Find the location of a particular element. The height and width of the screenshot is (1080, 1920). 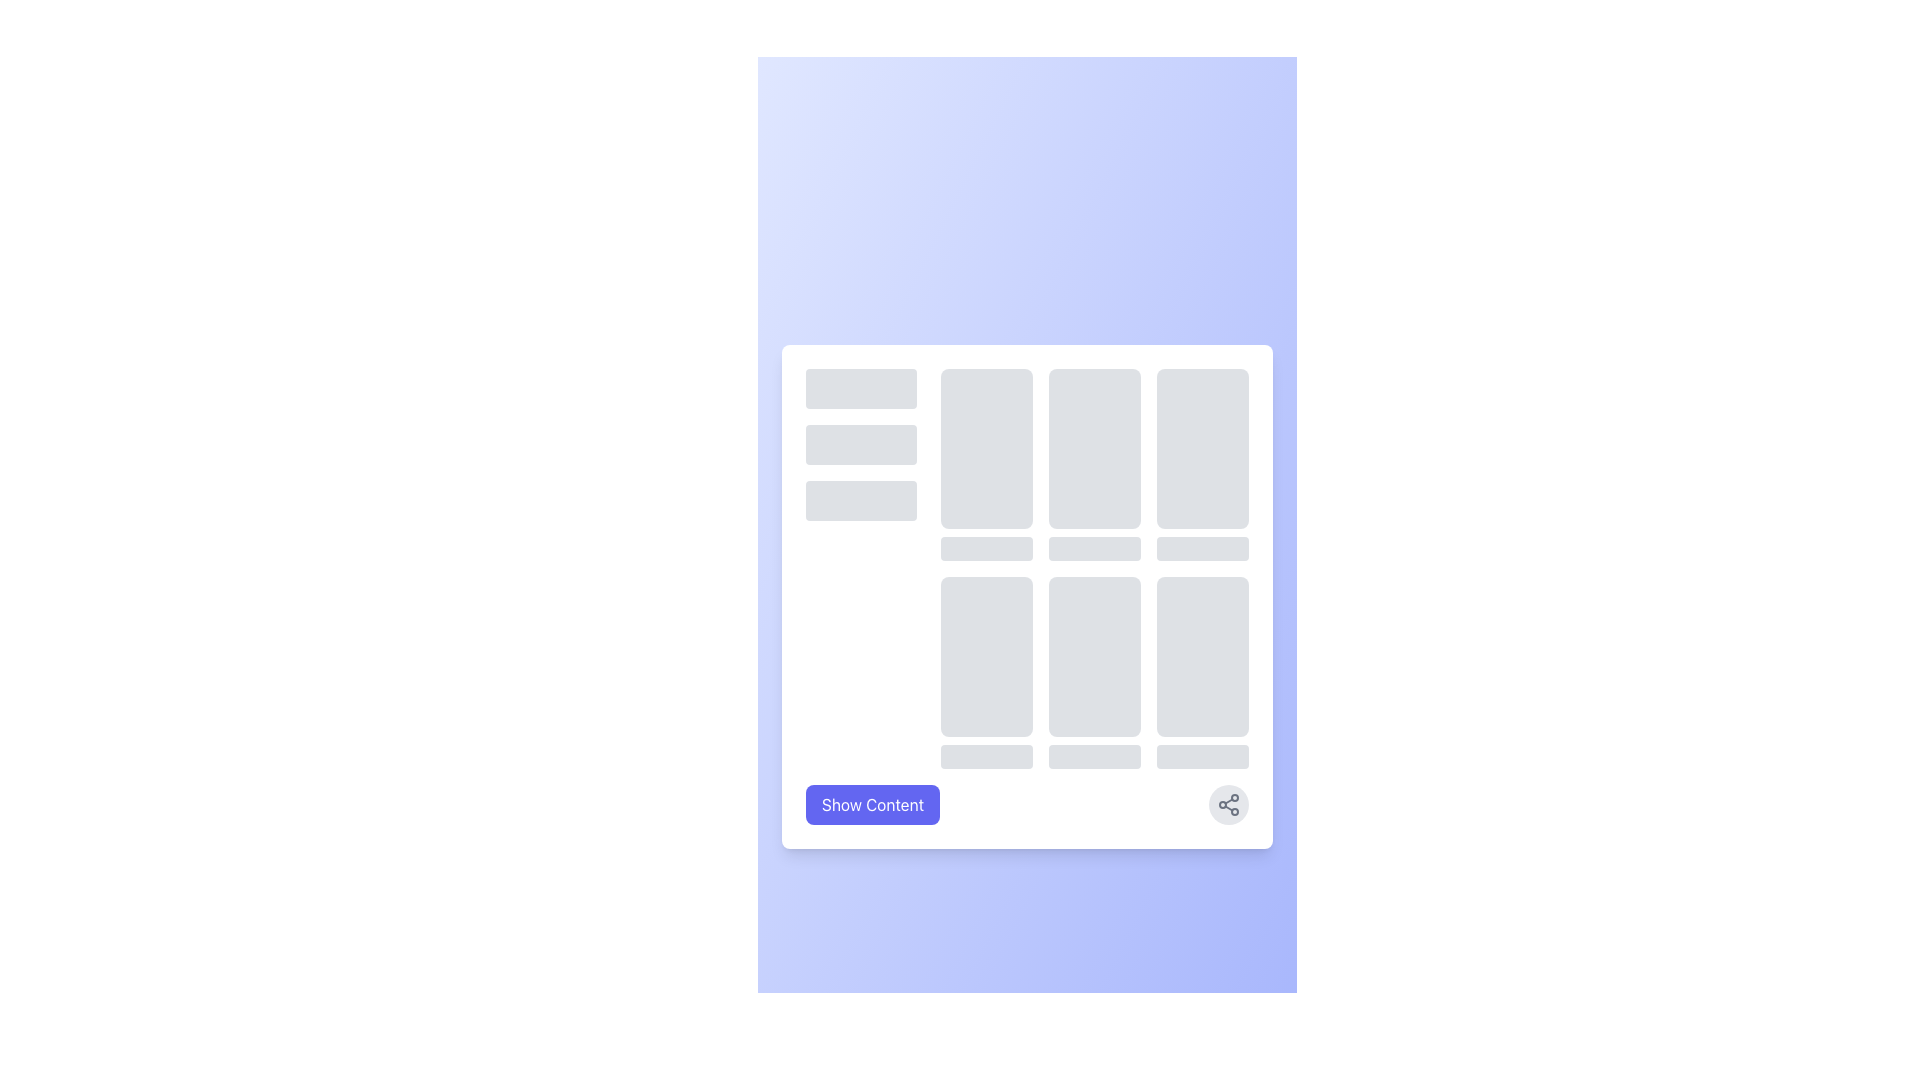

the vertically oriented rectangular block with a light gray background and rounded corners located in the fourth column of the second row is located at coordinates (986, 672).